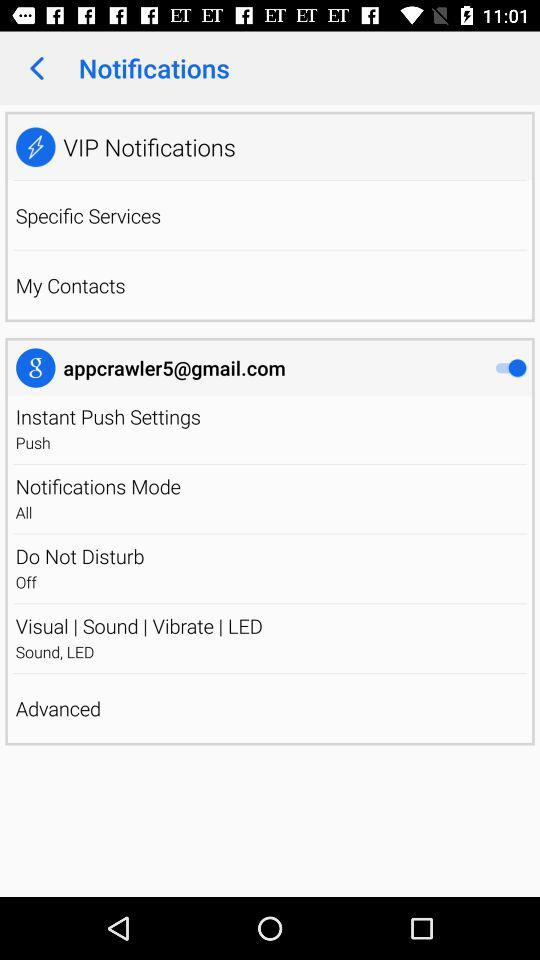 The image size is (540, 960). I want to click on the instant push settings icon, so click(108, 415).